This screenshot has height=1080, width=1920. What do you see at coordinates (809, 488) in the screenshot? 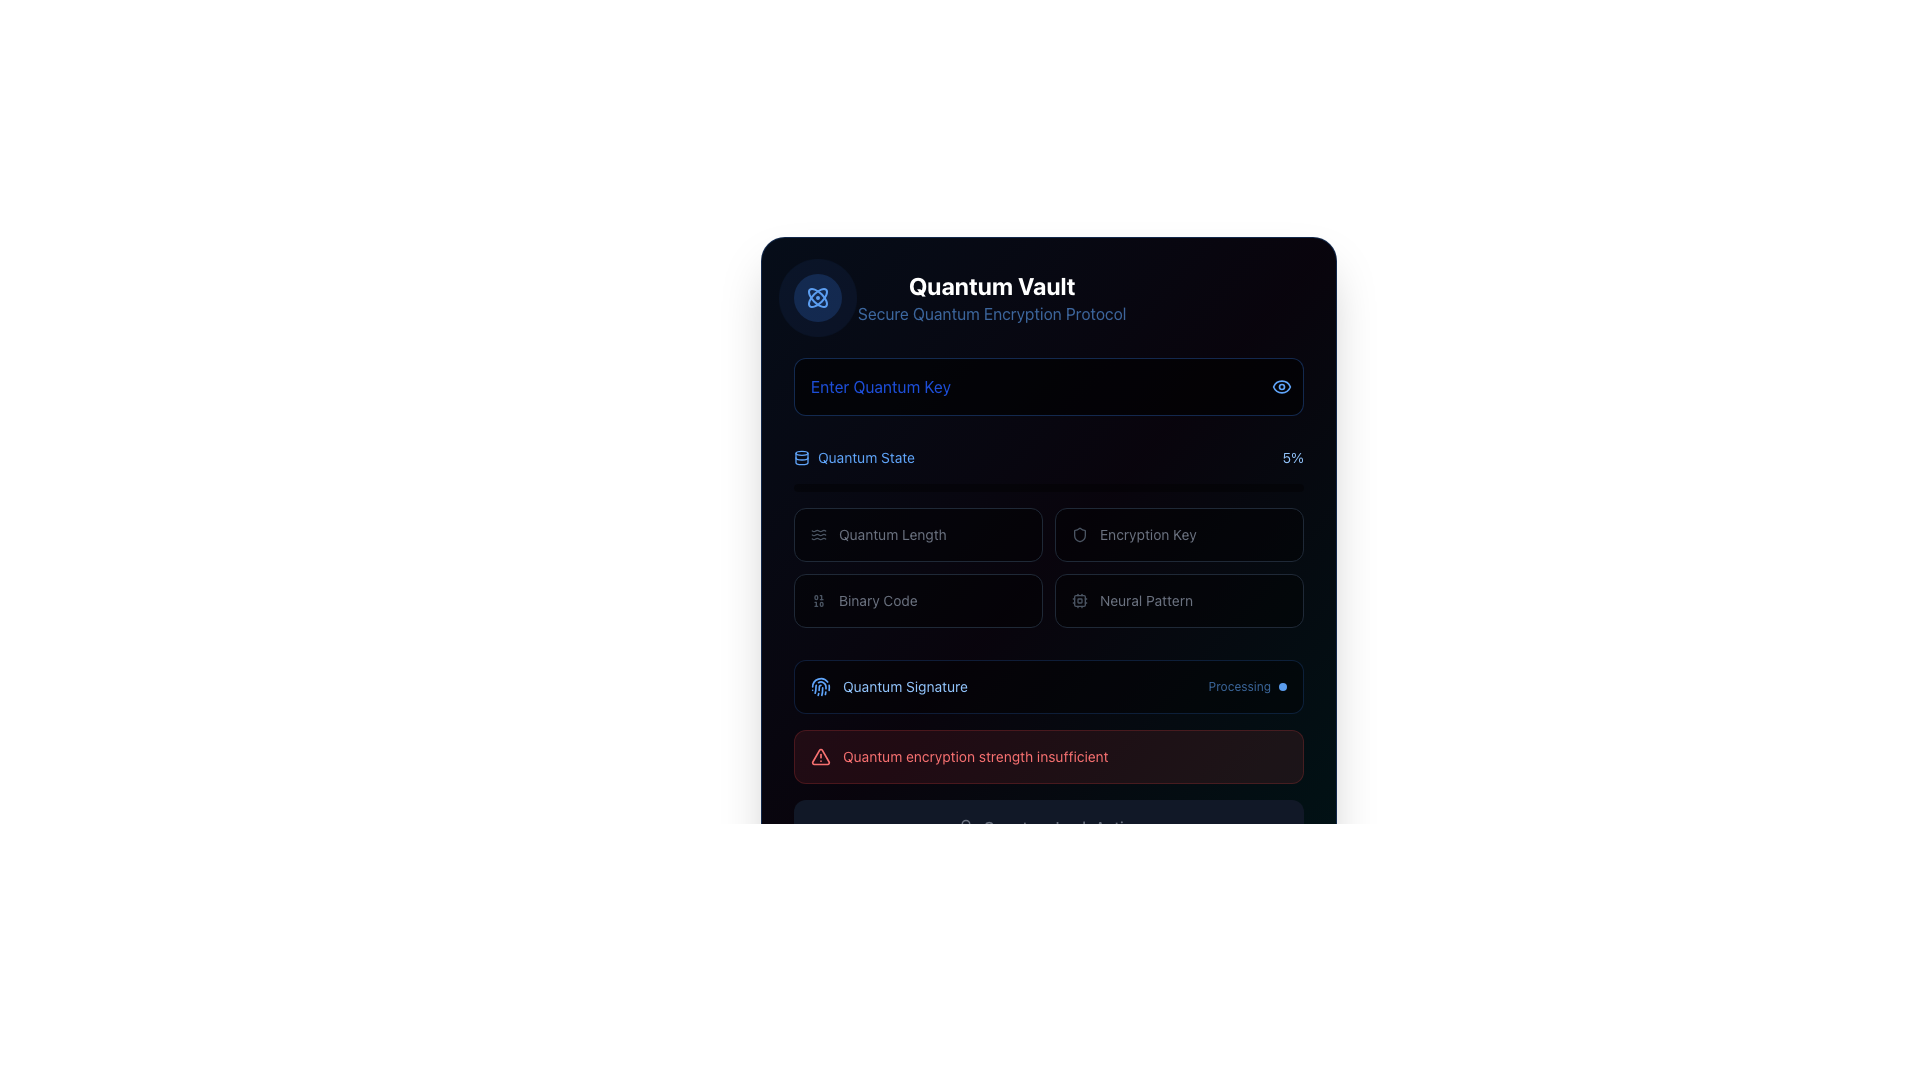
I see `the Quantum State slider` at bounding box center [809, 488].